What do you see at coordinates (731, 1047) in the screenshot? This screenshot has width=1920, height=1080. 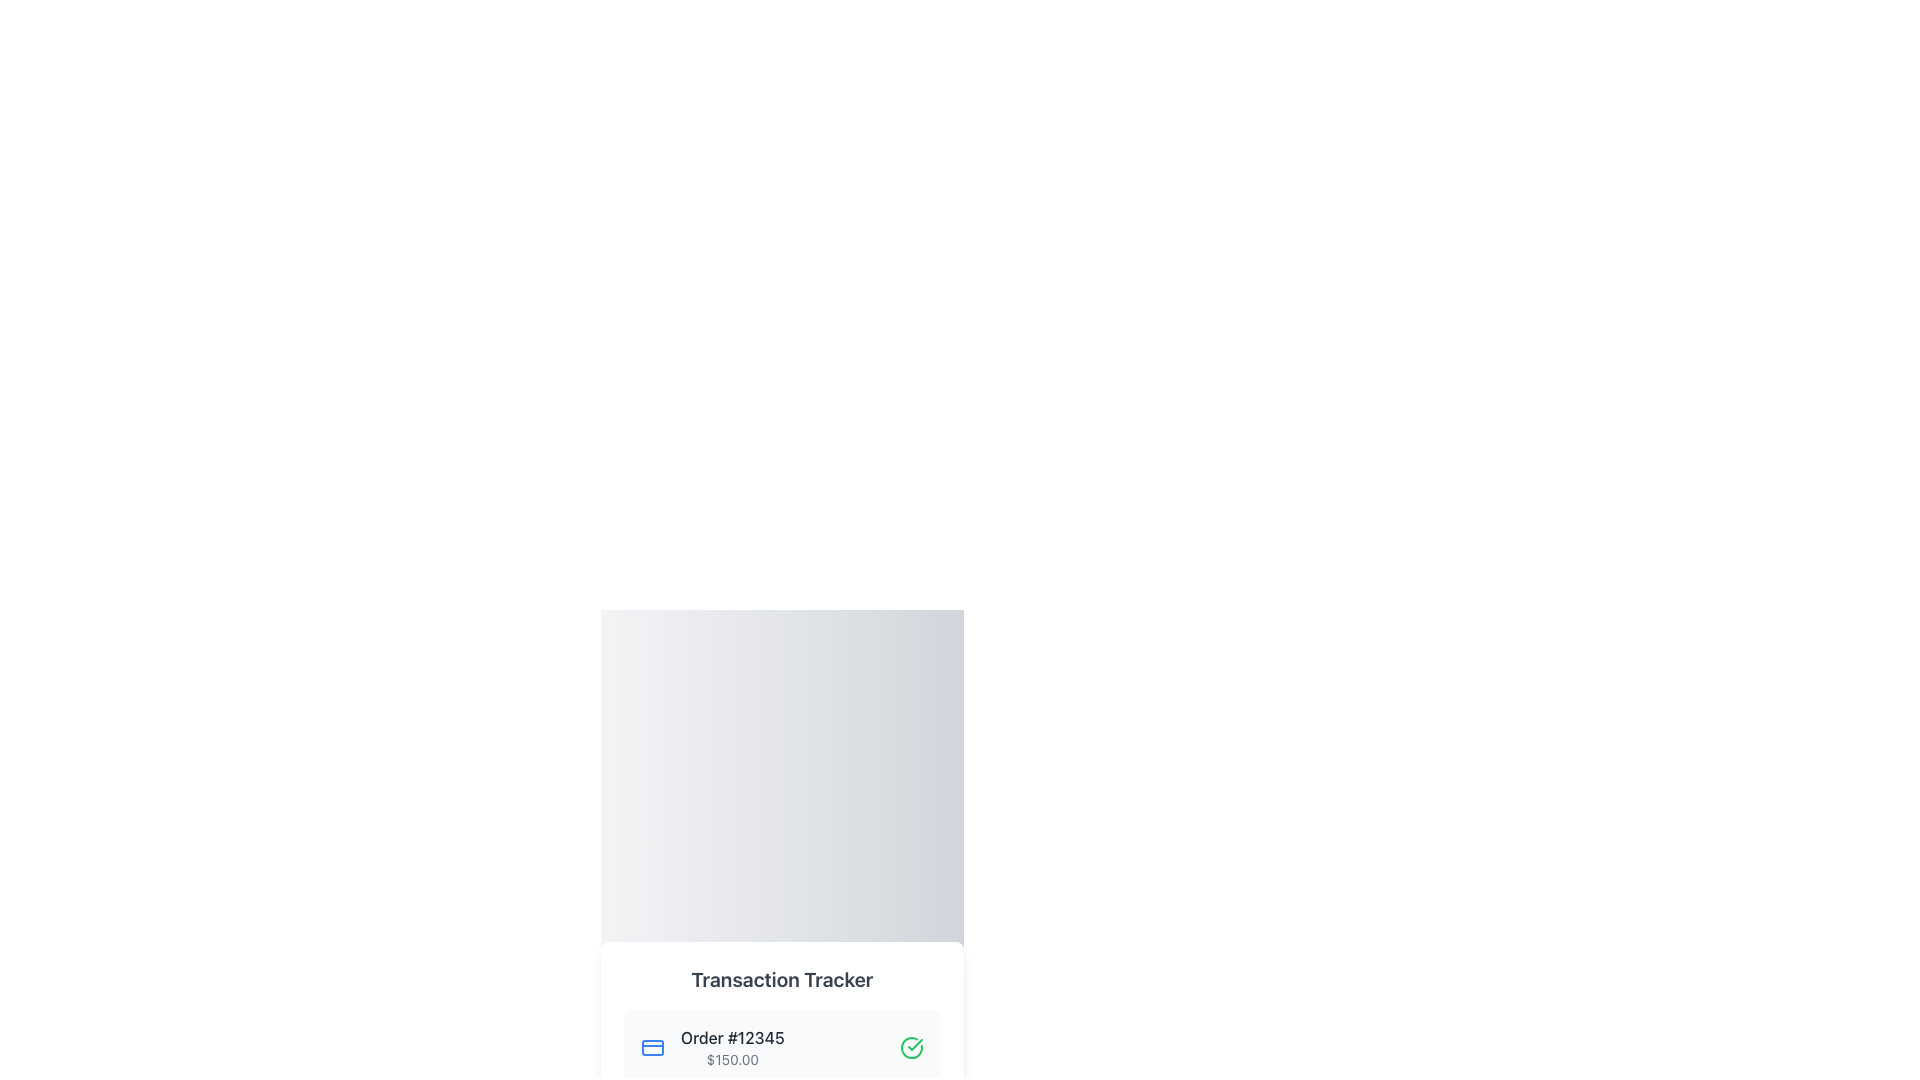 I see `the text label displaying 'Order #12345' and '$150.00' located centrally beneath the 'Transaction Tracker' header` at bounding box center [731, 1047].